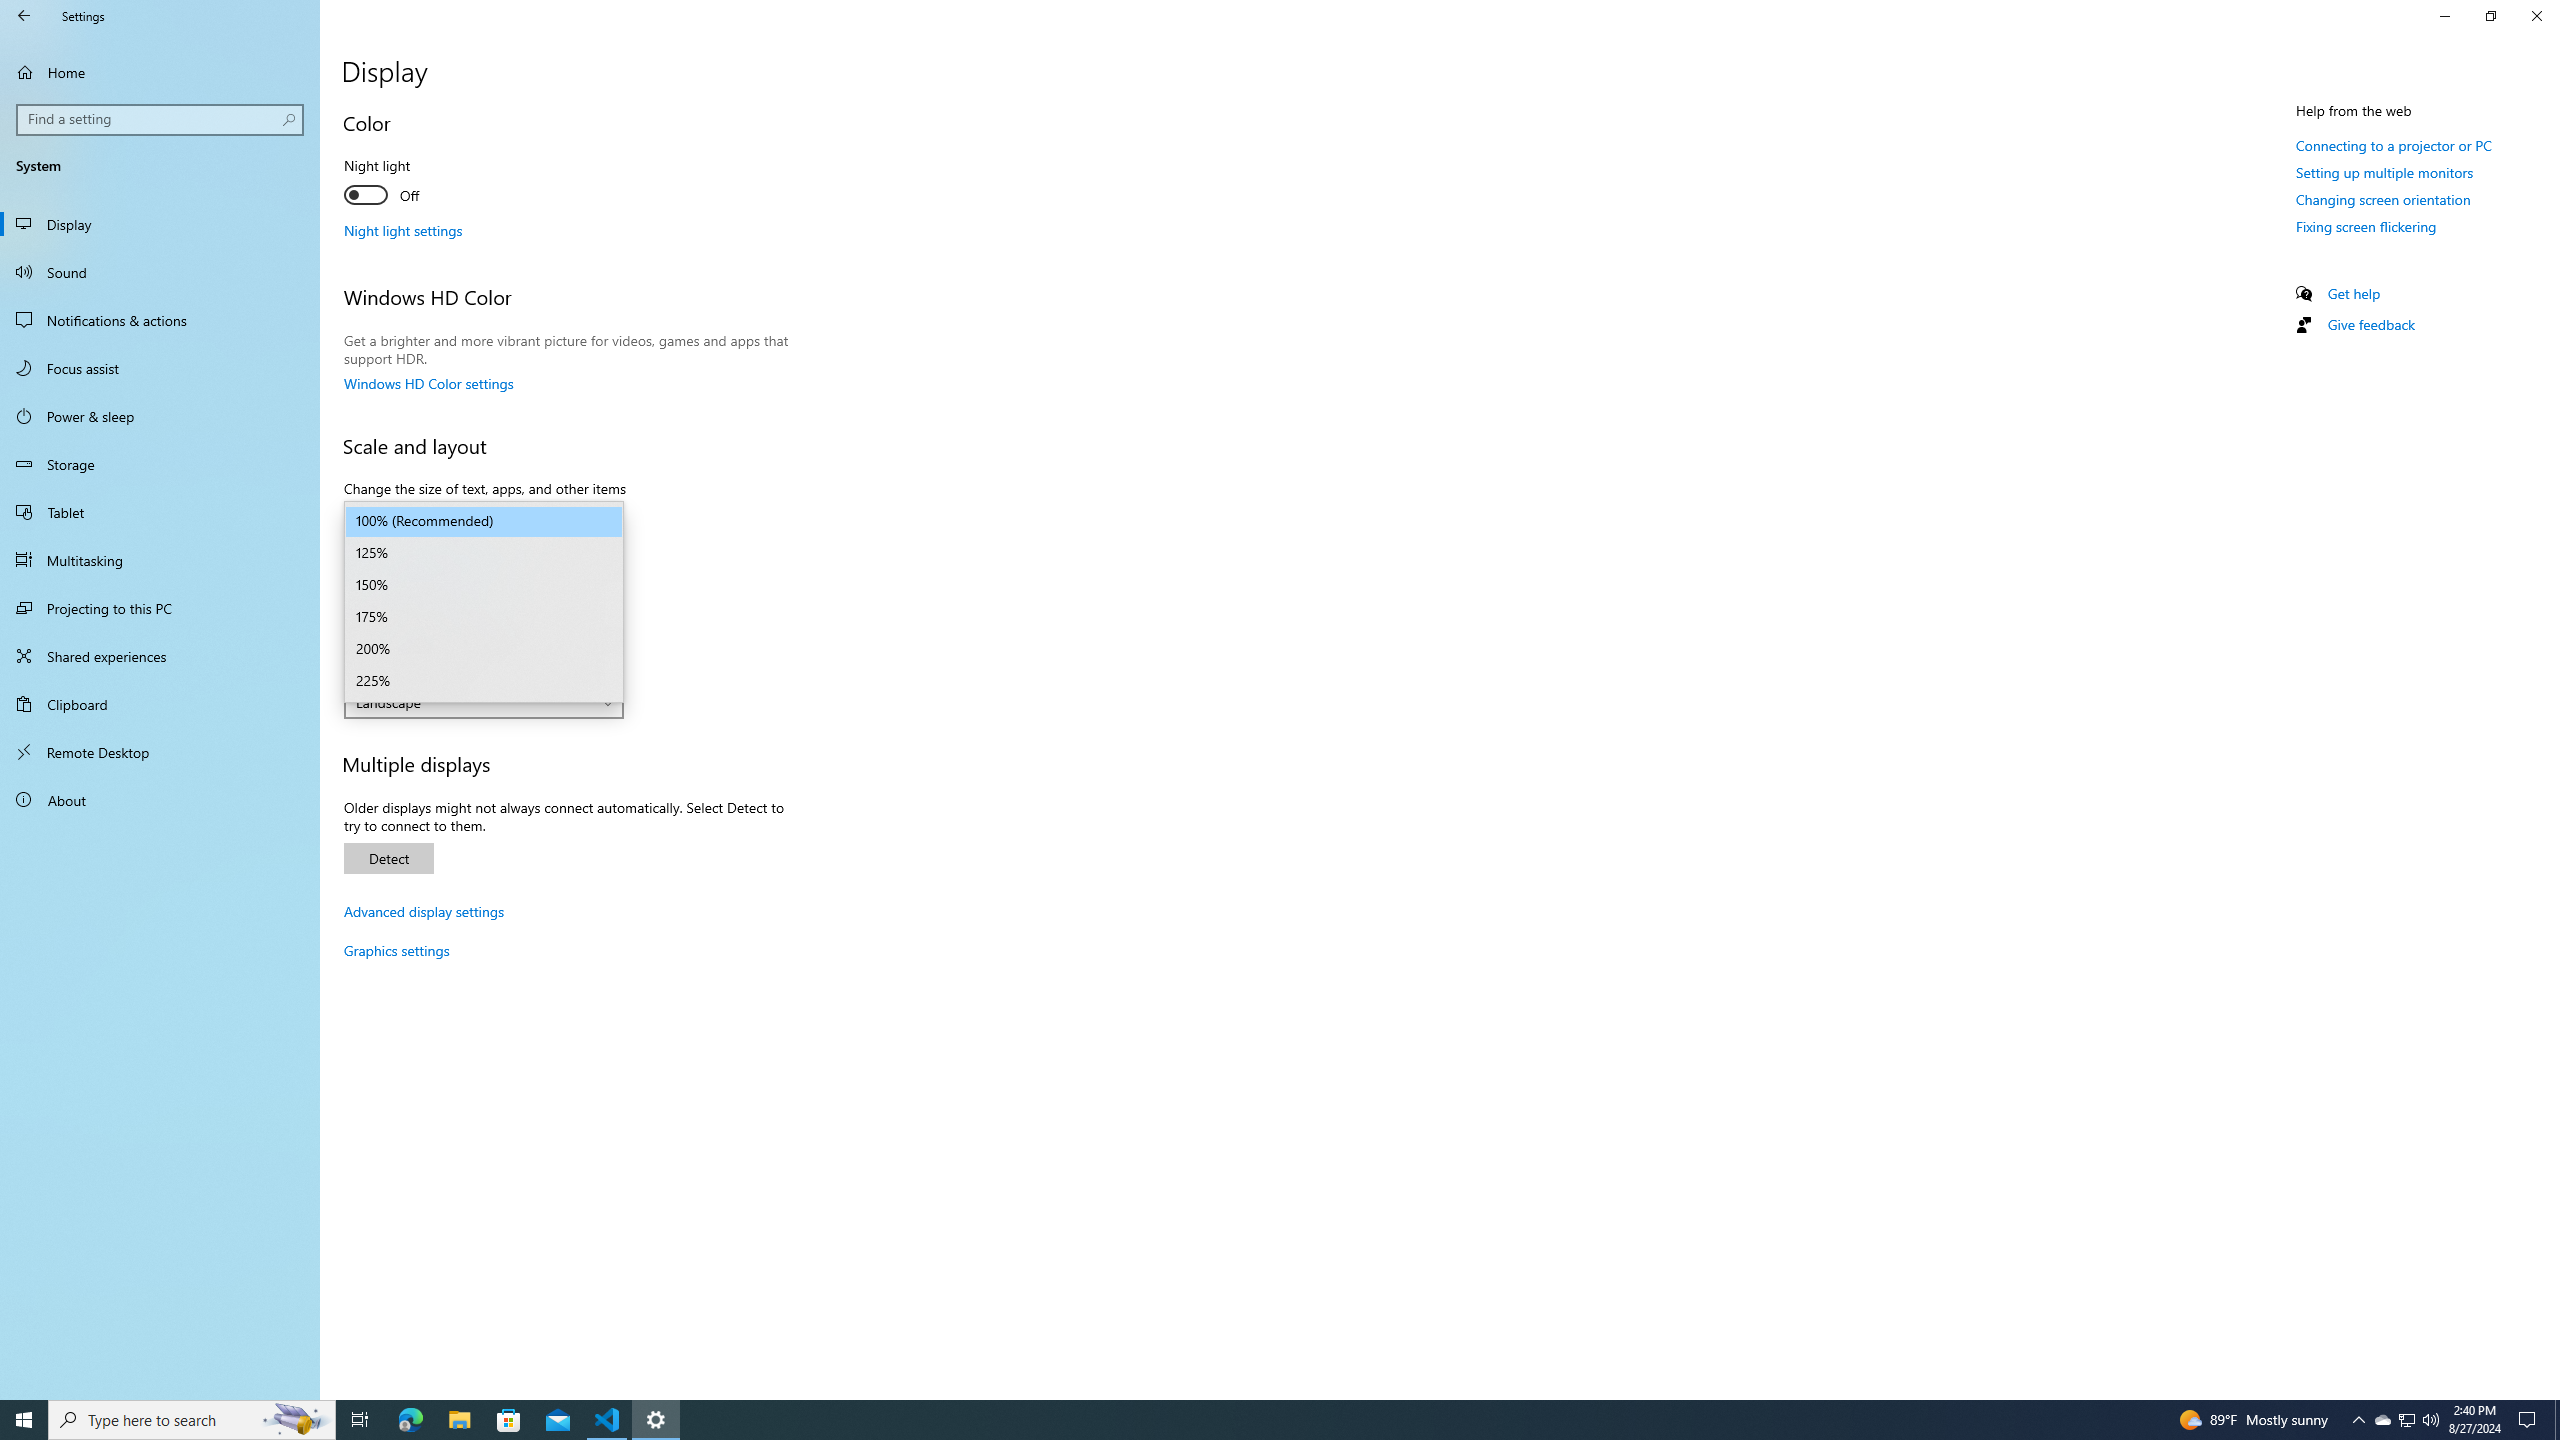 The image size is (2560, 1440). I want to click on '100% (Recommended)', so click(482, 521).